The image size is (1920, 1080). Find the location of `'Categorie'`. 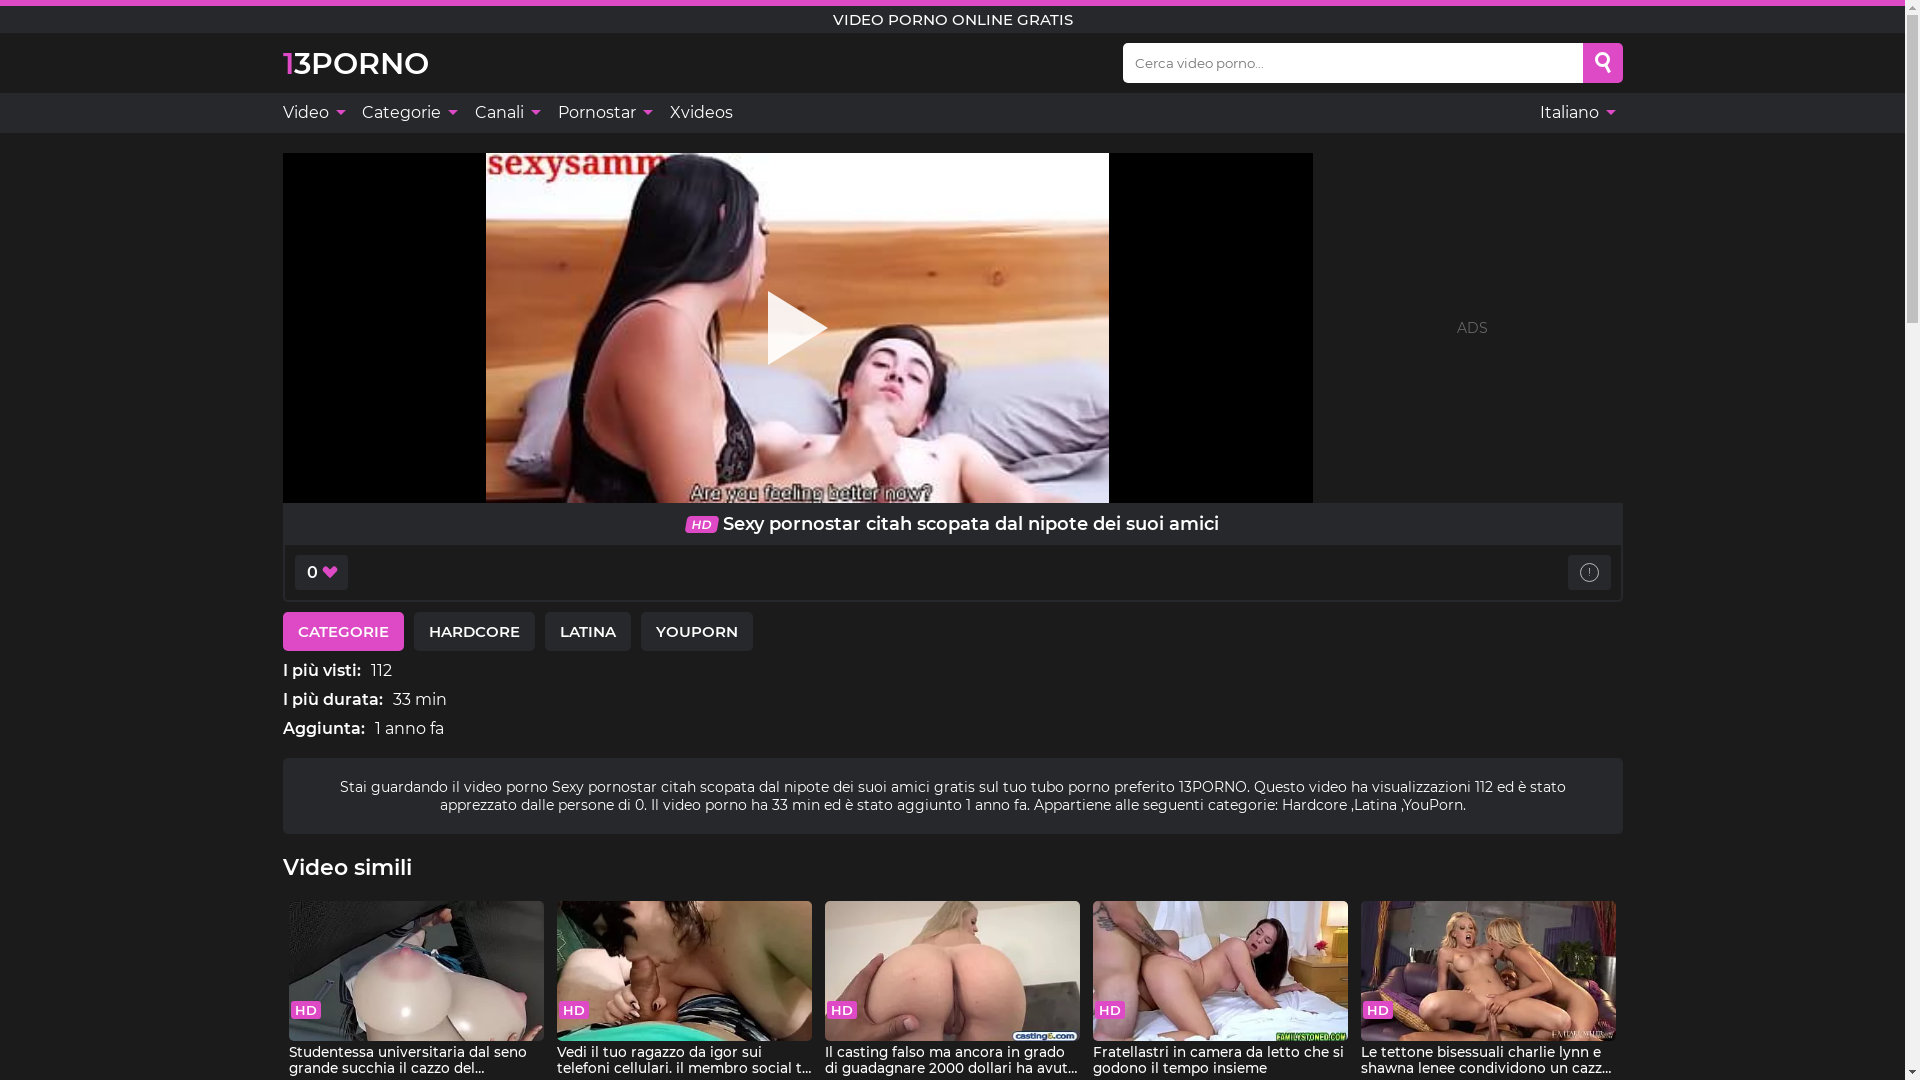

'Categorie' is located at coordinates (407, 112).